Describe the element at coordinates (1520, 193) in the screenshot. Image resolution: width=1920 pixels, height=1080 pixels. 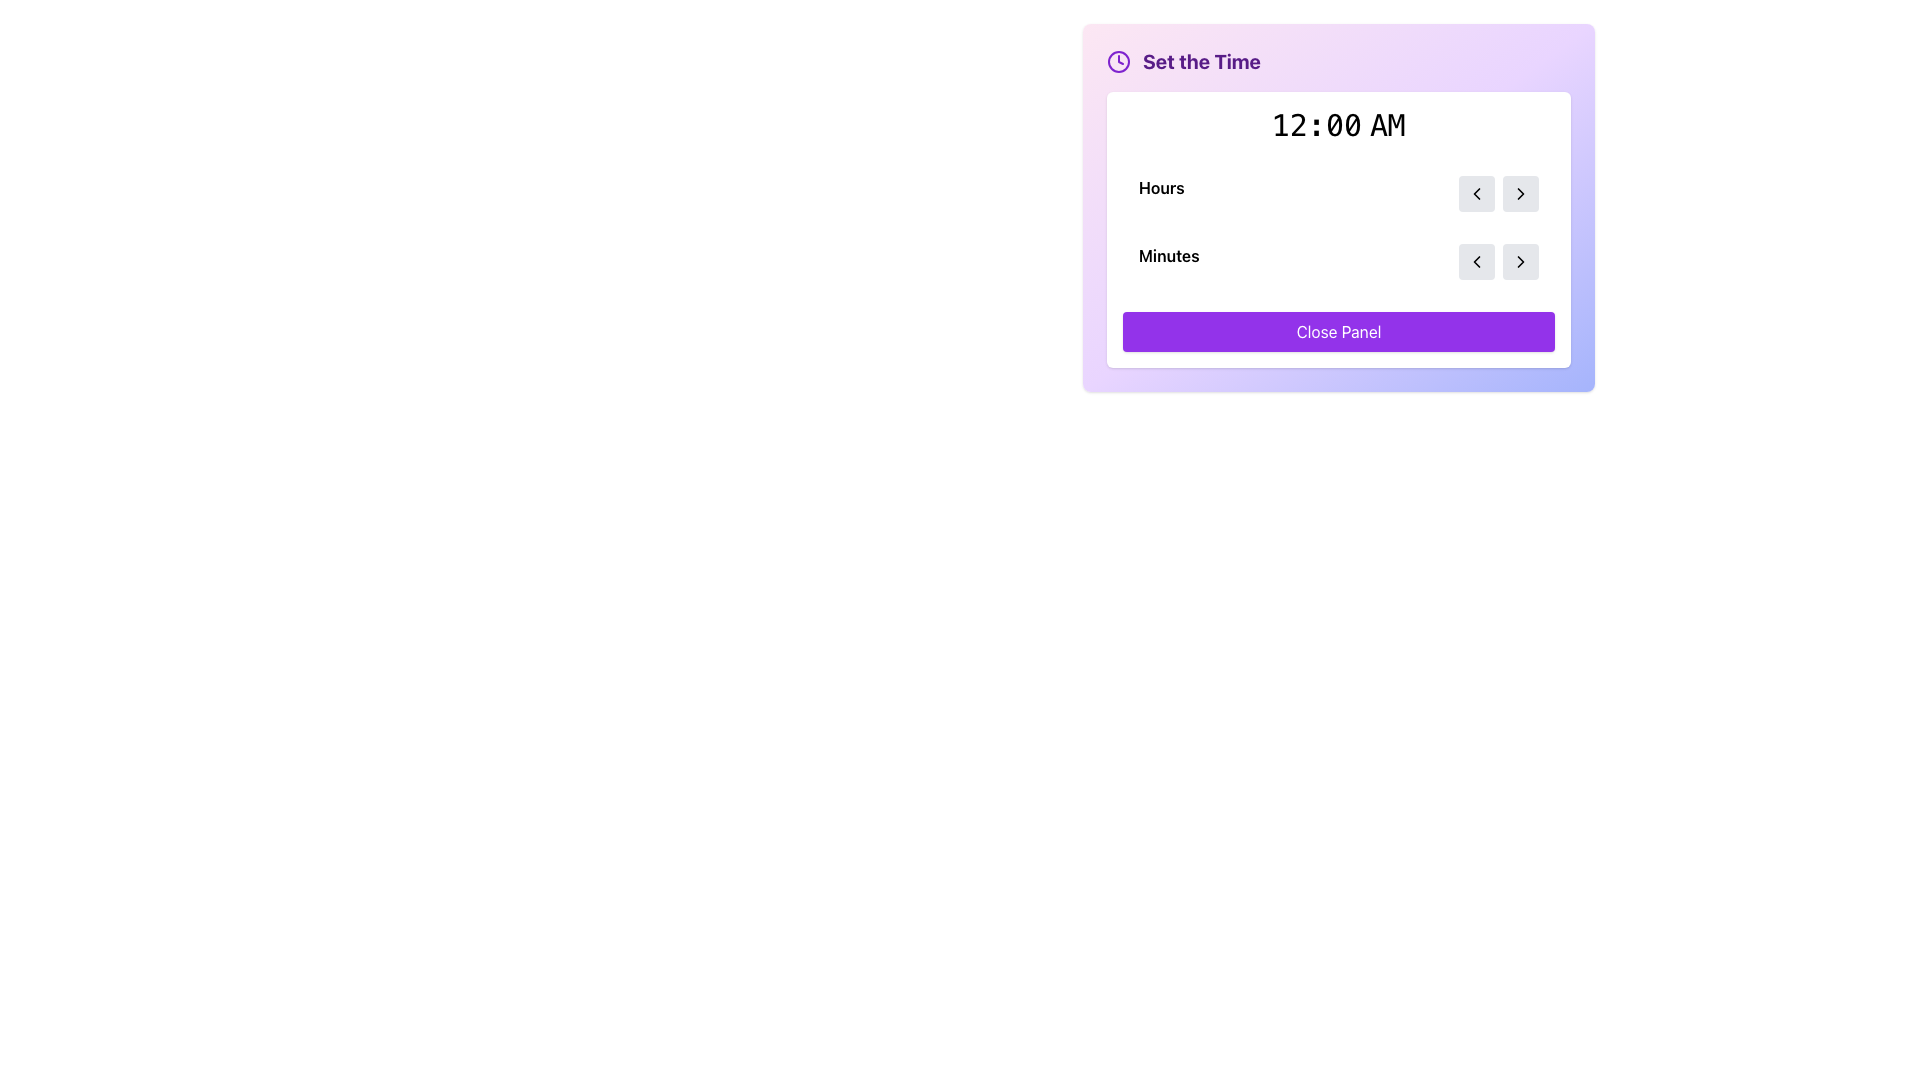
I see `the rightward chevron icon, which is the second button in the horizontal row of time adjustment buttons under the Hours label, to increment the value` at that location.